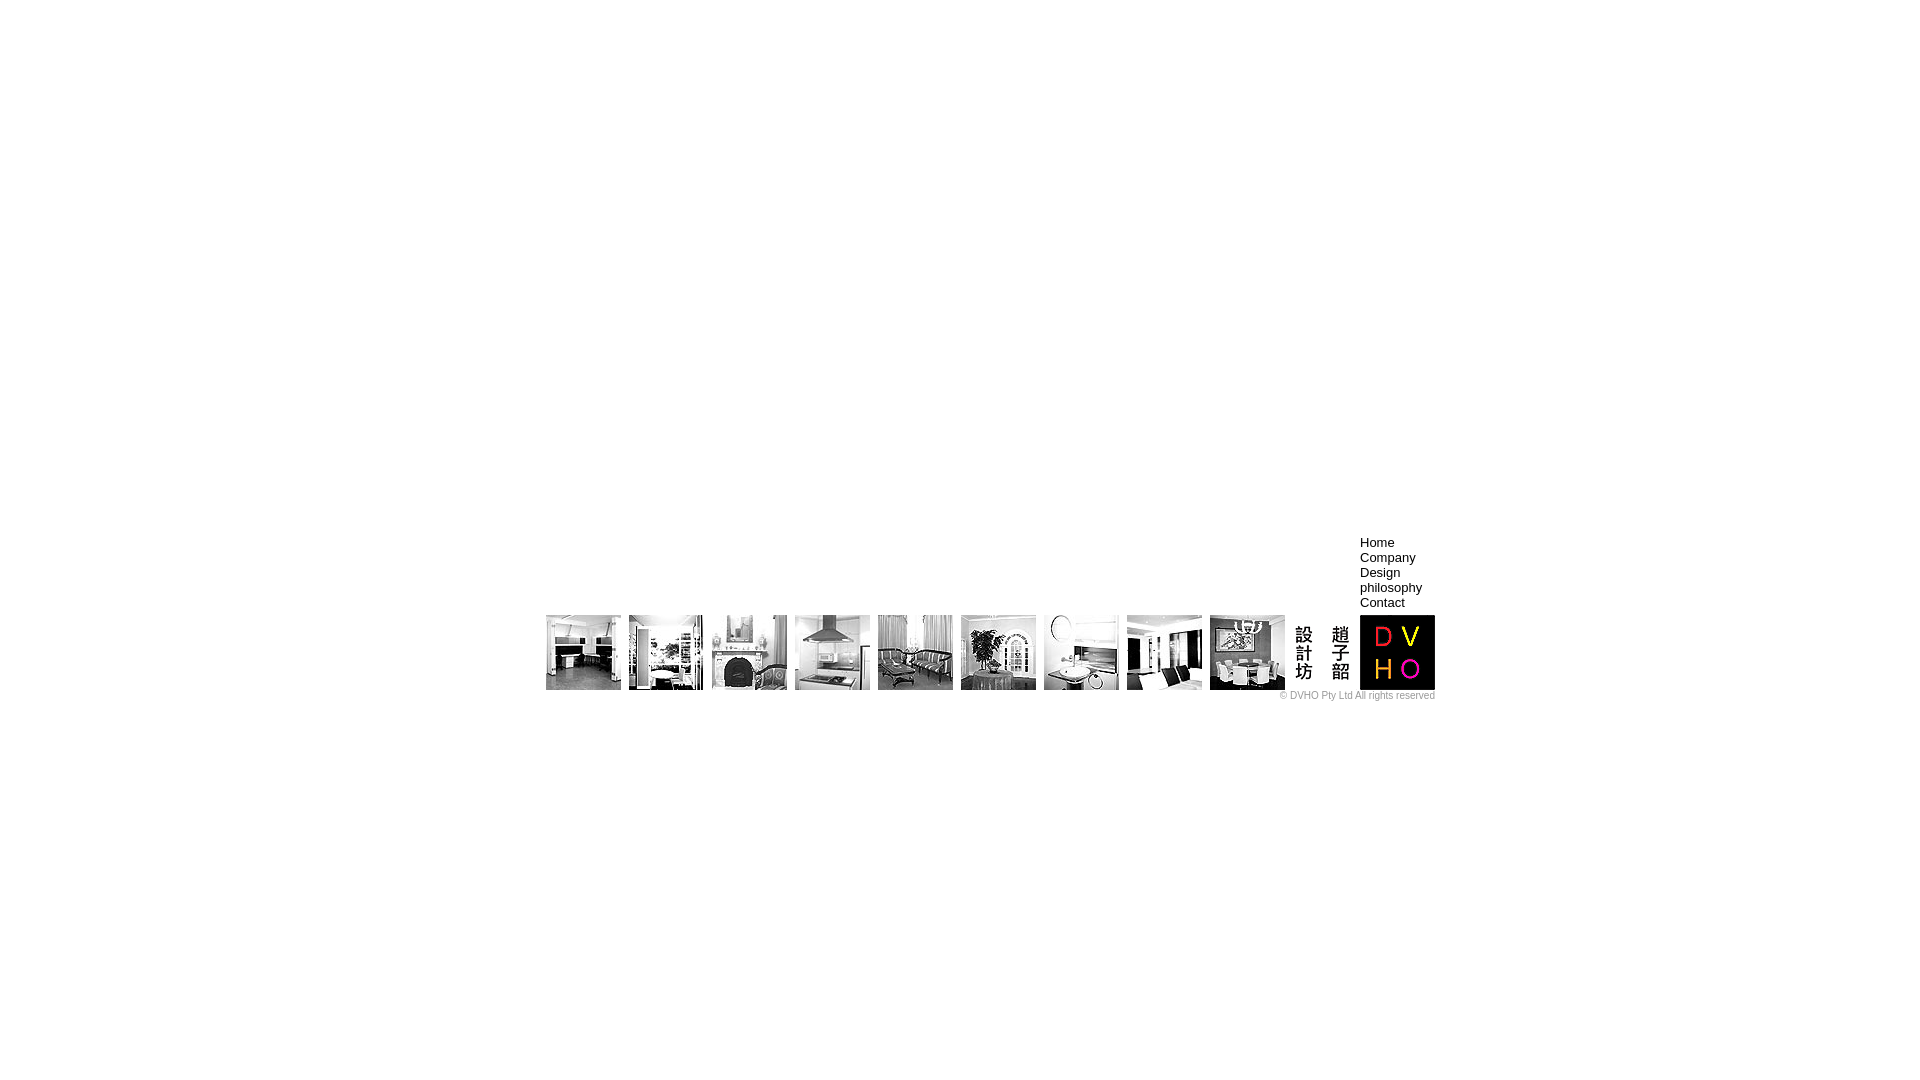 This screenshot has width=1920, height=1080. Describe the element at coordinates (1381, 601) in the screenshot. I see `'Contact'` at that location.